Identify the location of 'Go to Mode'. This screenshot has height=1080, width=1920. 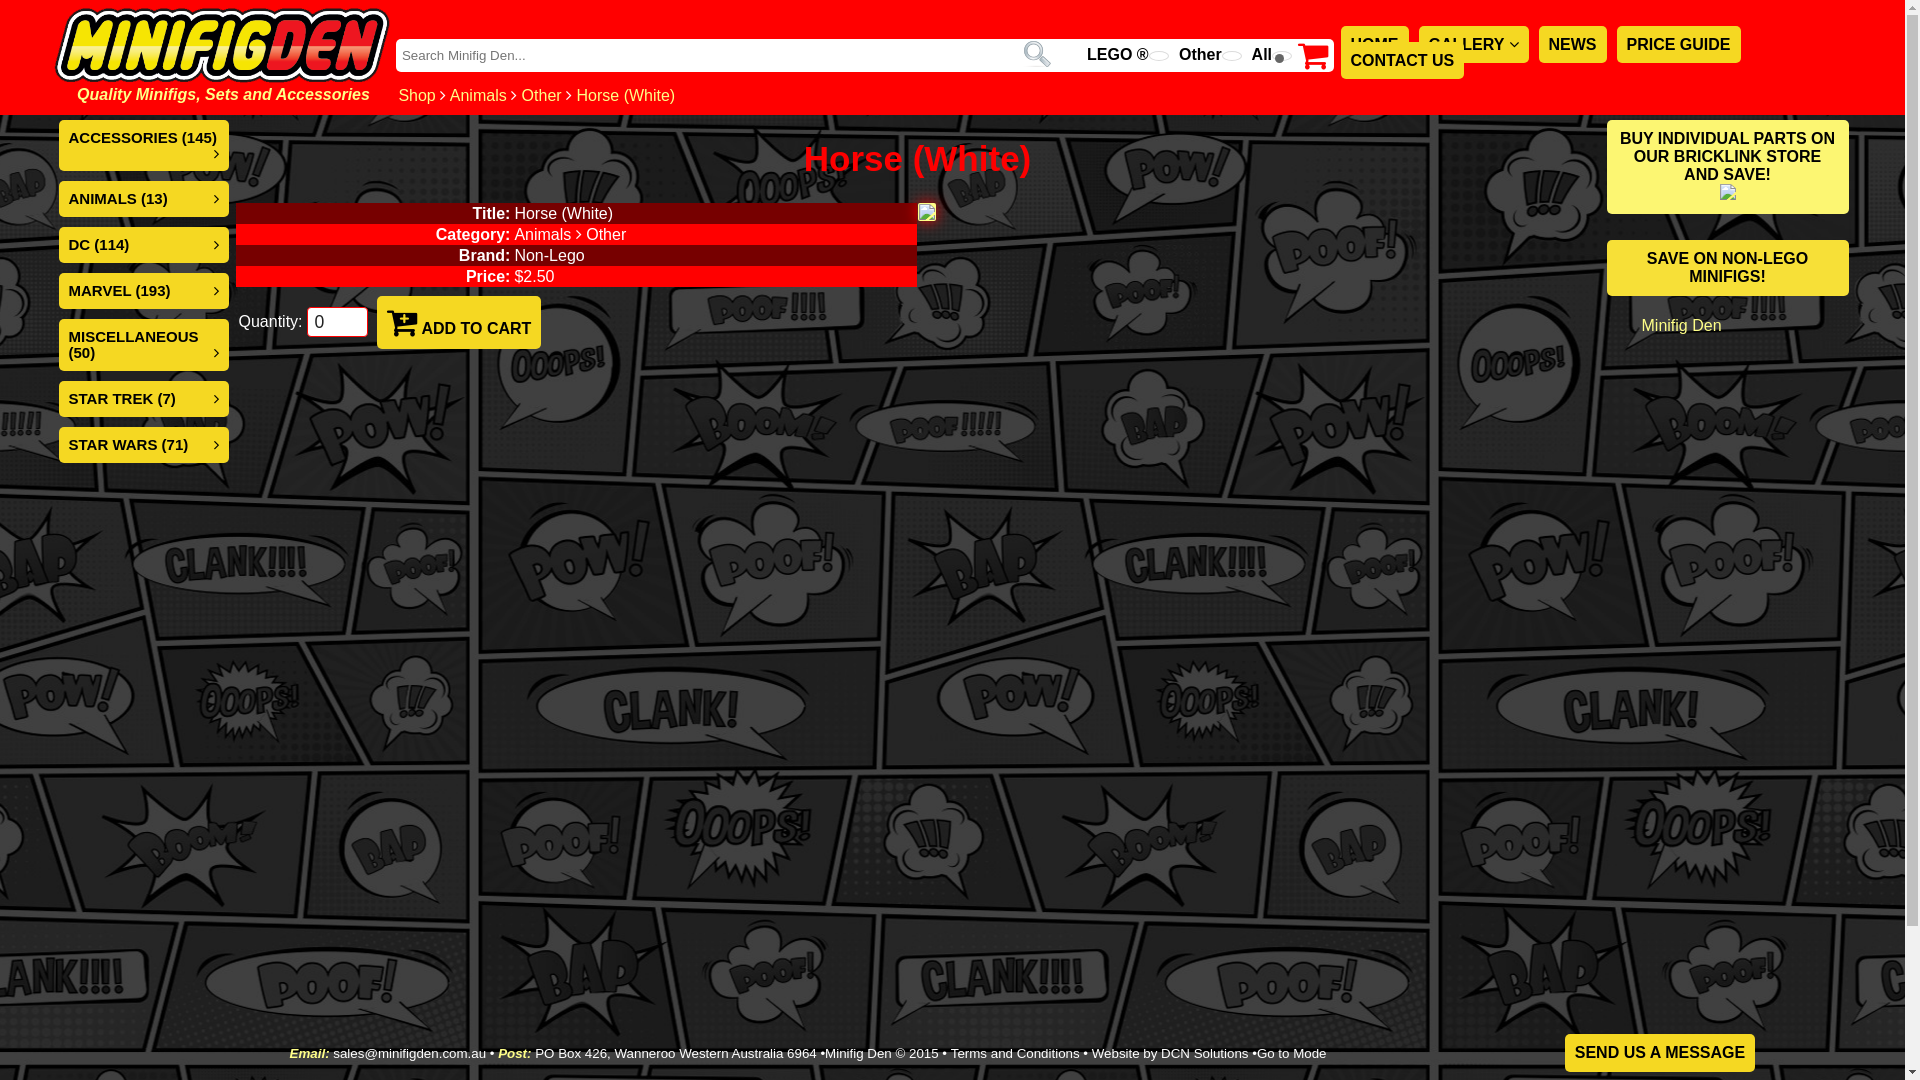
(1291, 1052).